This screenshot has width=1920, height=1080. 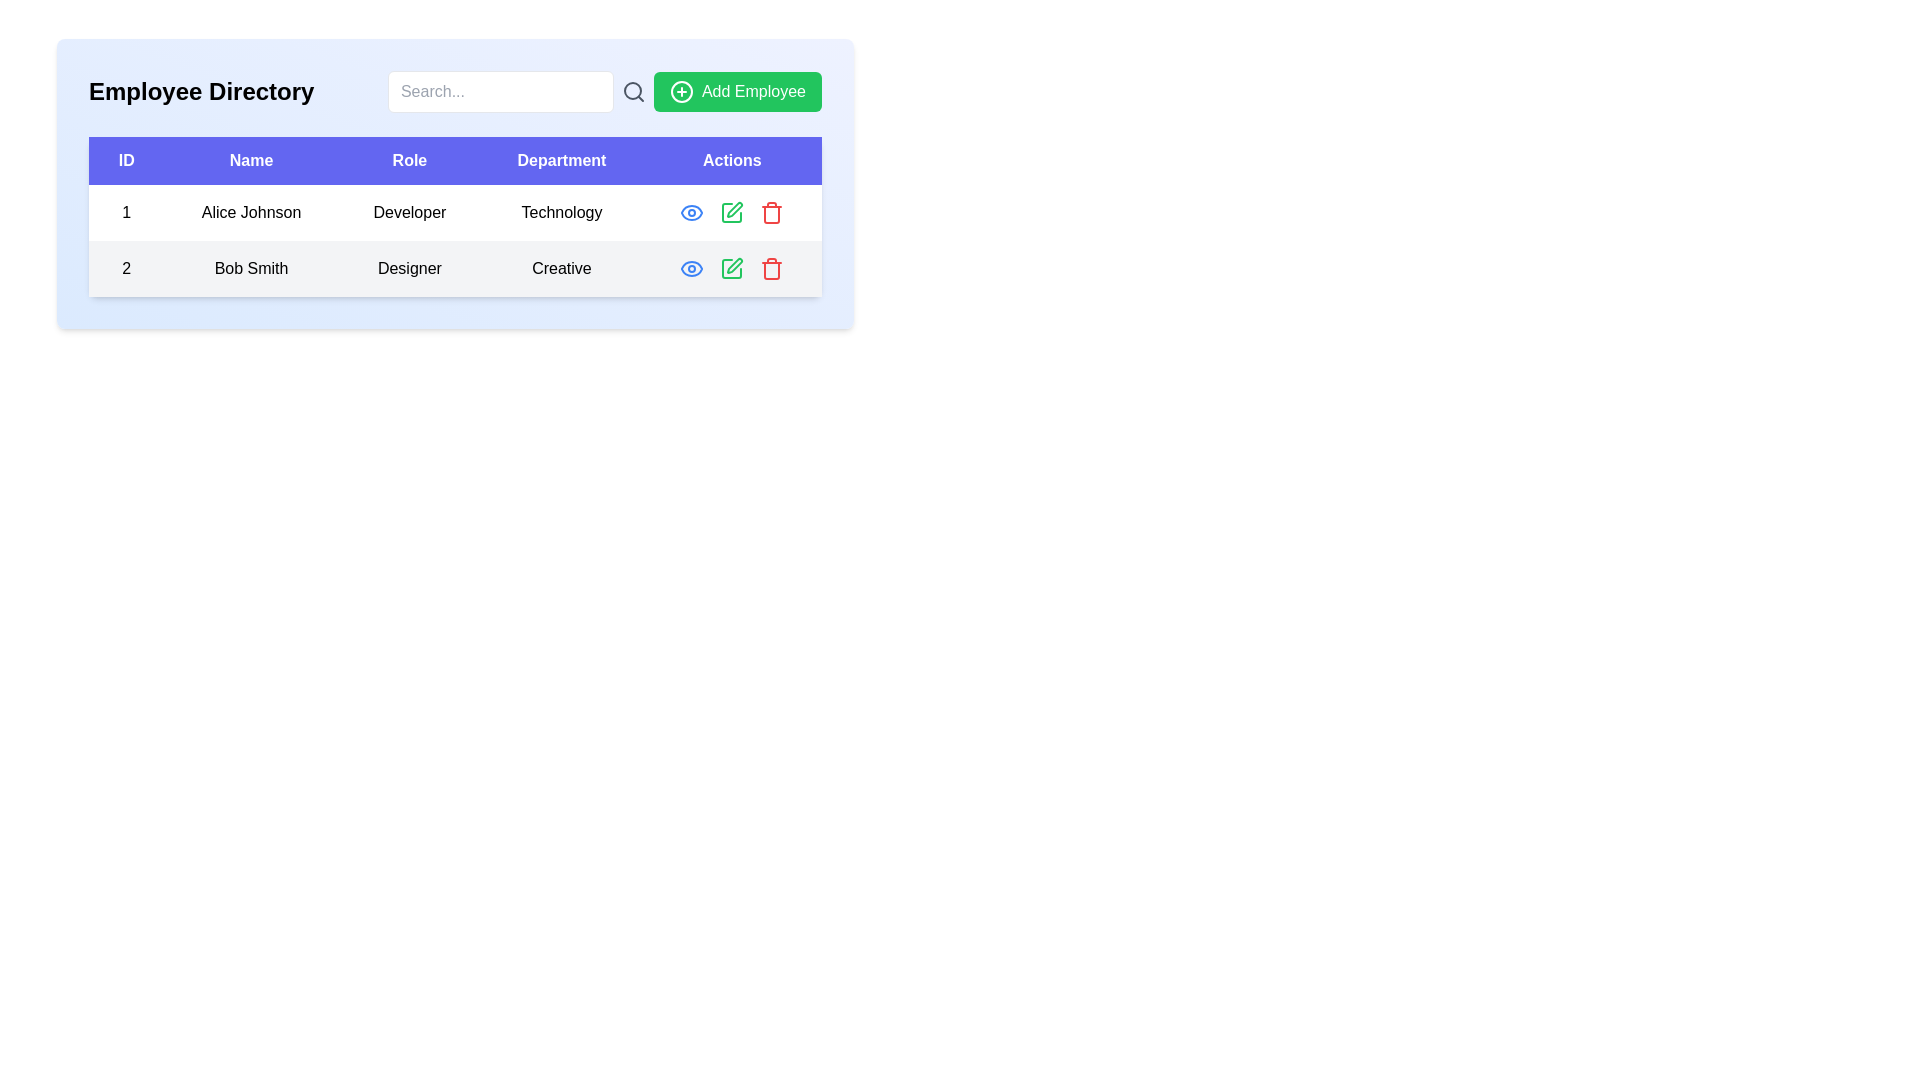 What do you see at coordinates (125, 160) in the screenshot?
I see `the 'ID' column header cell in the data table, which is the first column header providing context for unique identifiers` at bounding box center [125, 160].